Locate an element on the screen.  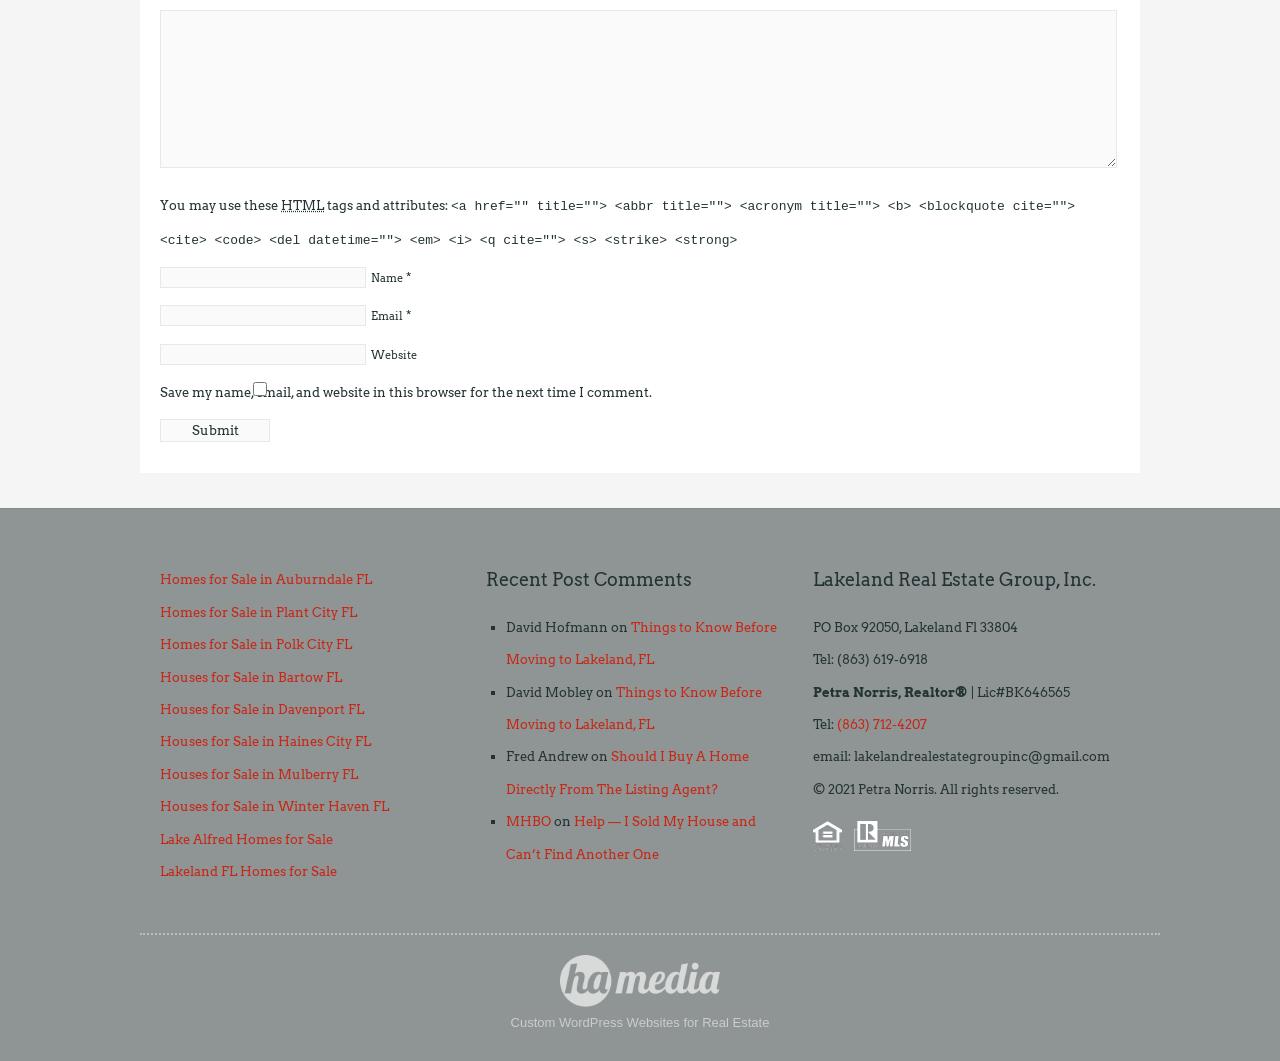
'Houses for Sale in Davenport FL' is located at coordinates (261, 709).